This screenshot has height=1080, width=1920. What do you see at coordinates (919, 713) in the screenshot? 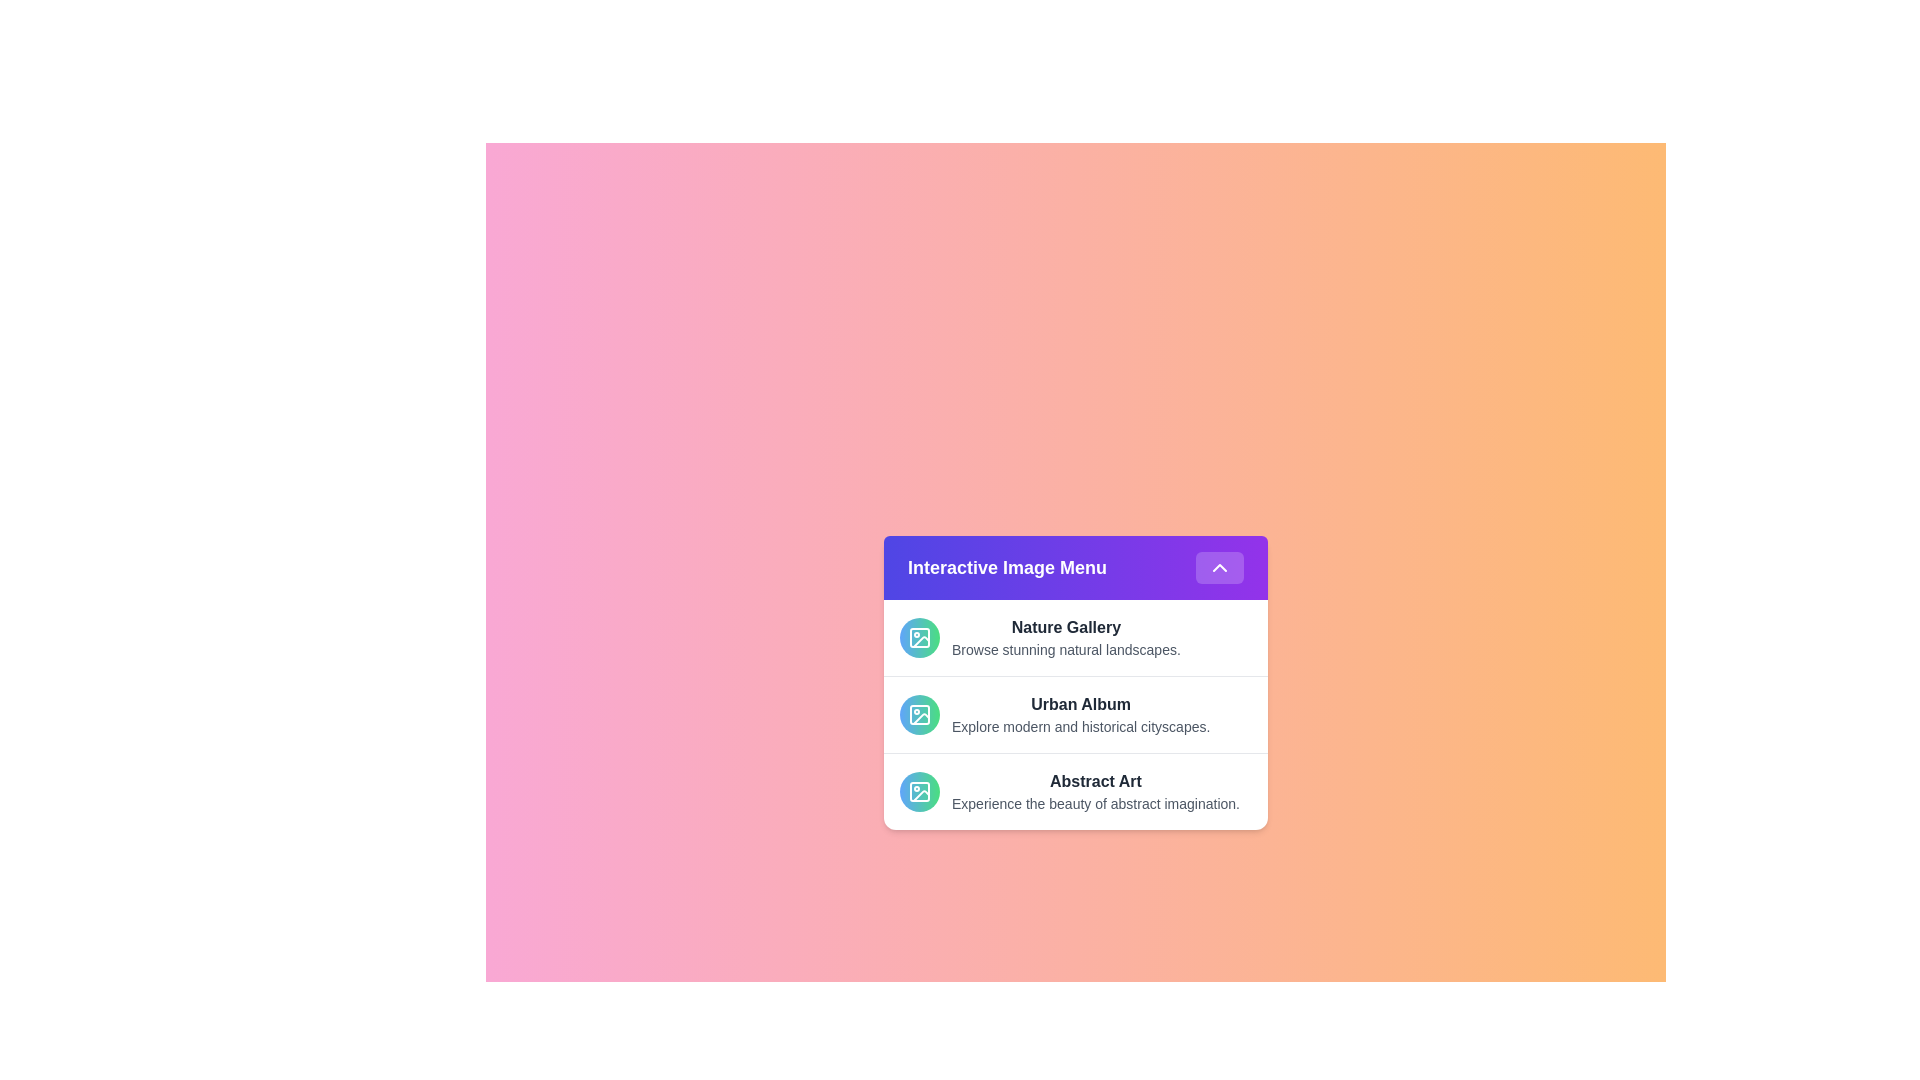
I see `the icon of the Urban Album menu item` at bounding box center [919, 713].